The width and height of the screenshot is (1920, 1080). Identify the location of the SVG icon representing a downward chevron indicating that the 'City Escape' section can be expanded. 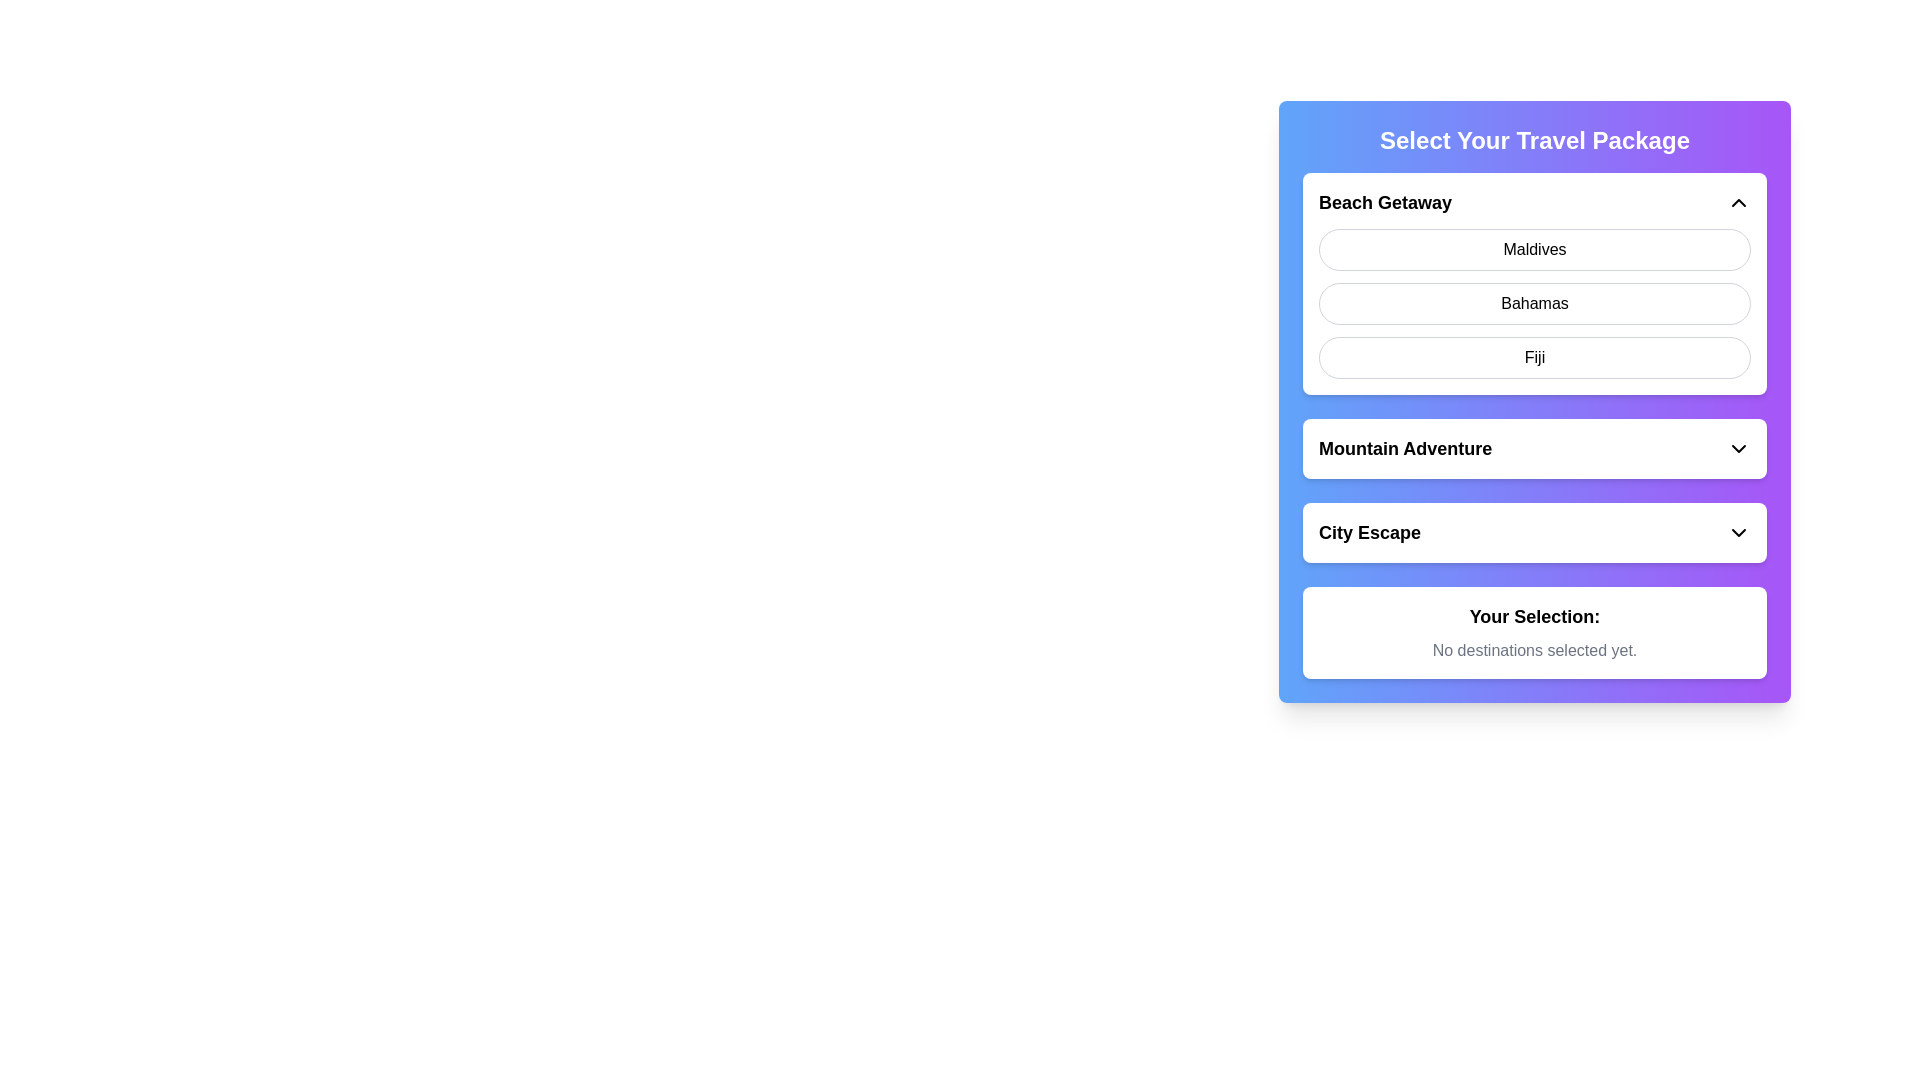
(1737, 531).